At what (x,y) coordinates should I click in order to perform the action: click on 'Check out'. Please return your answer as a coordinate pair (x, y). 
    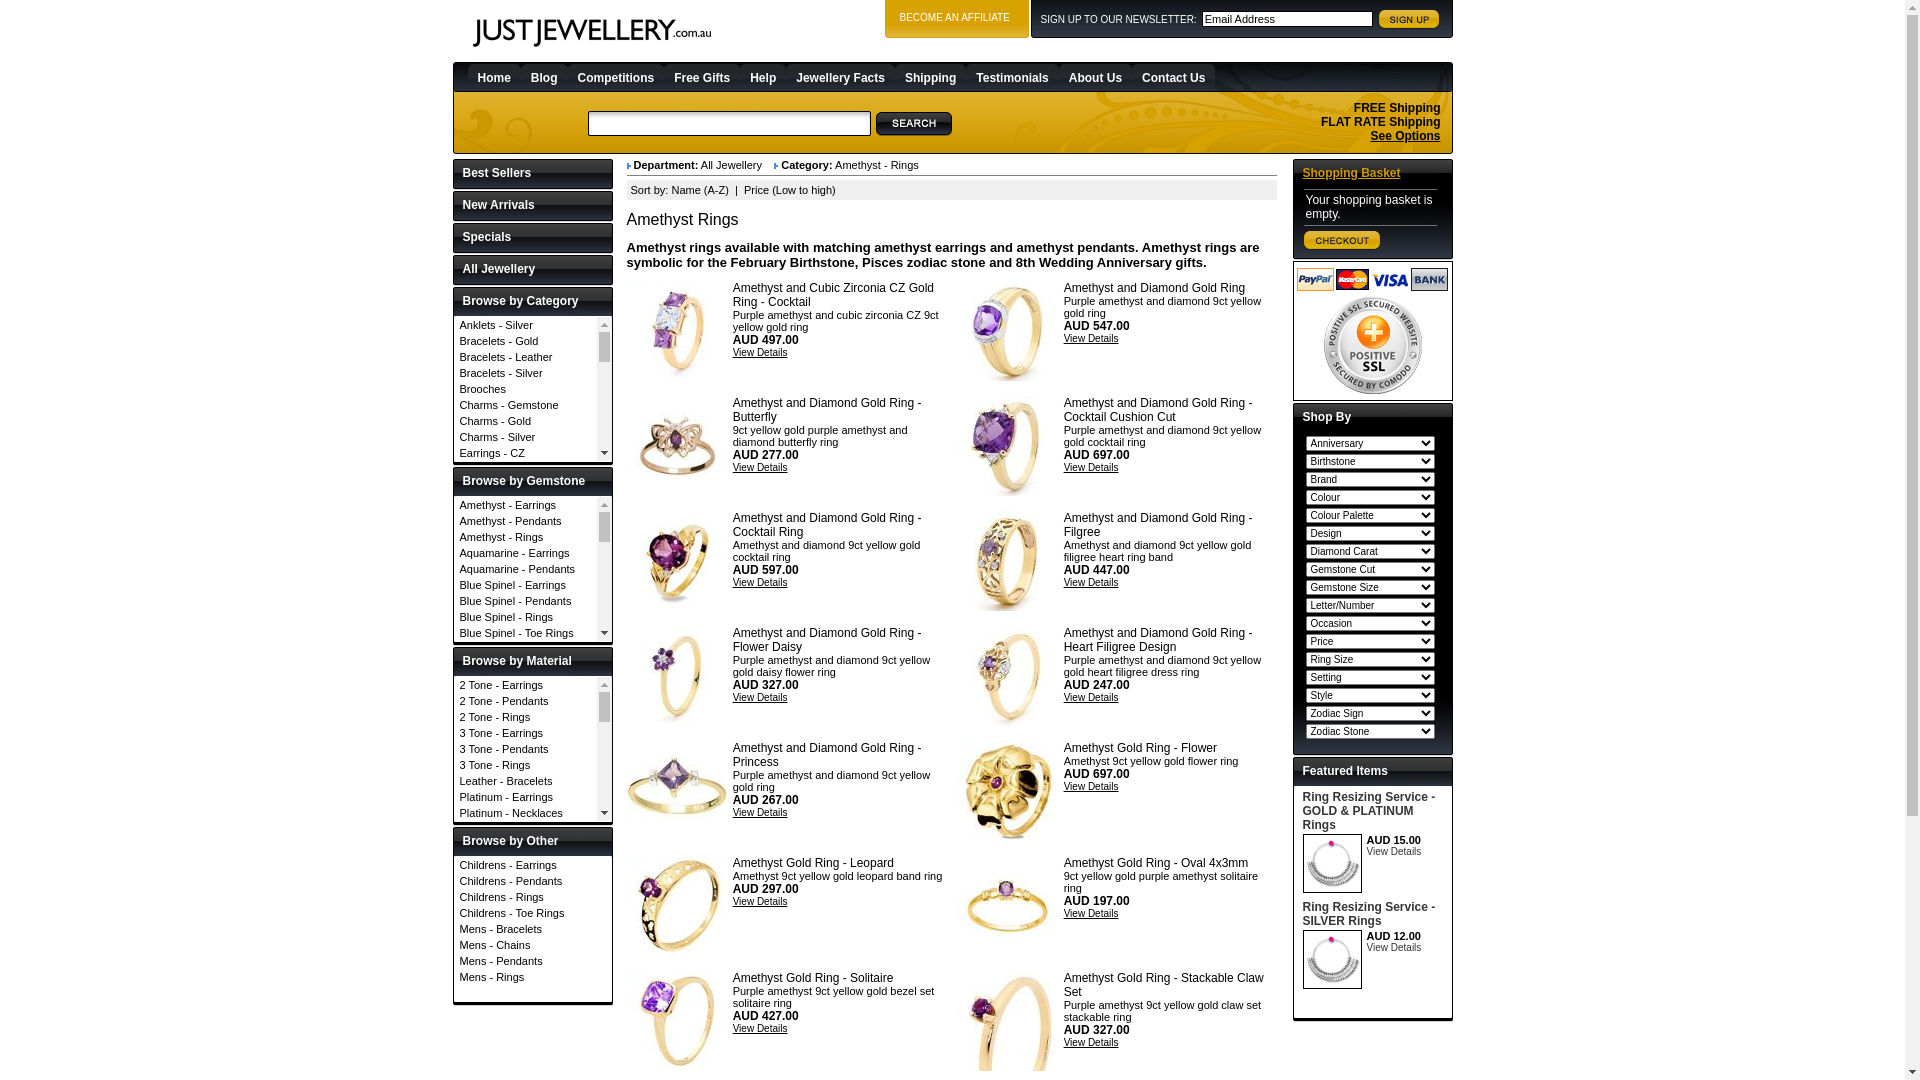
    Looking at the image, I should click on (1342, 239).